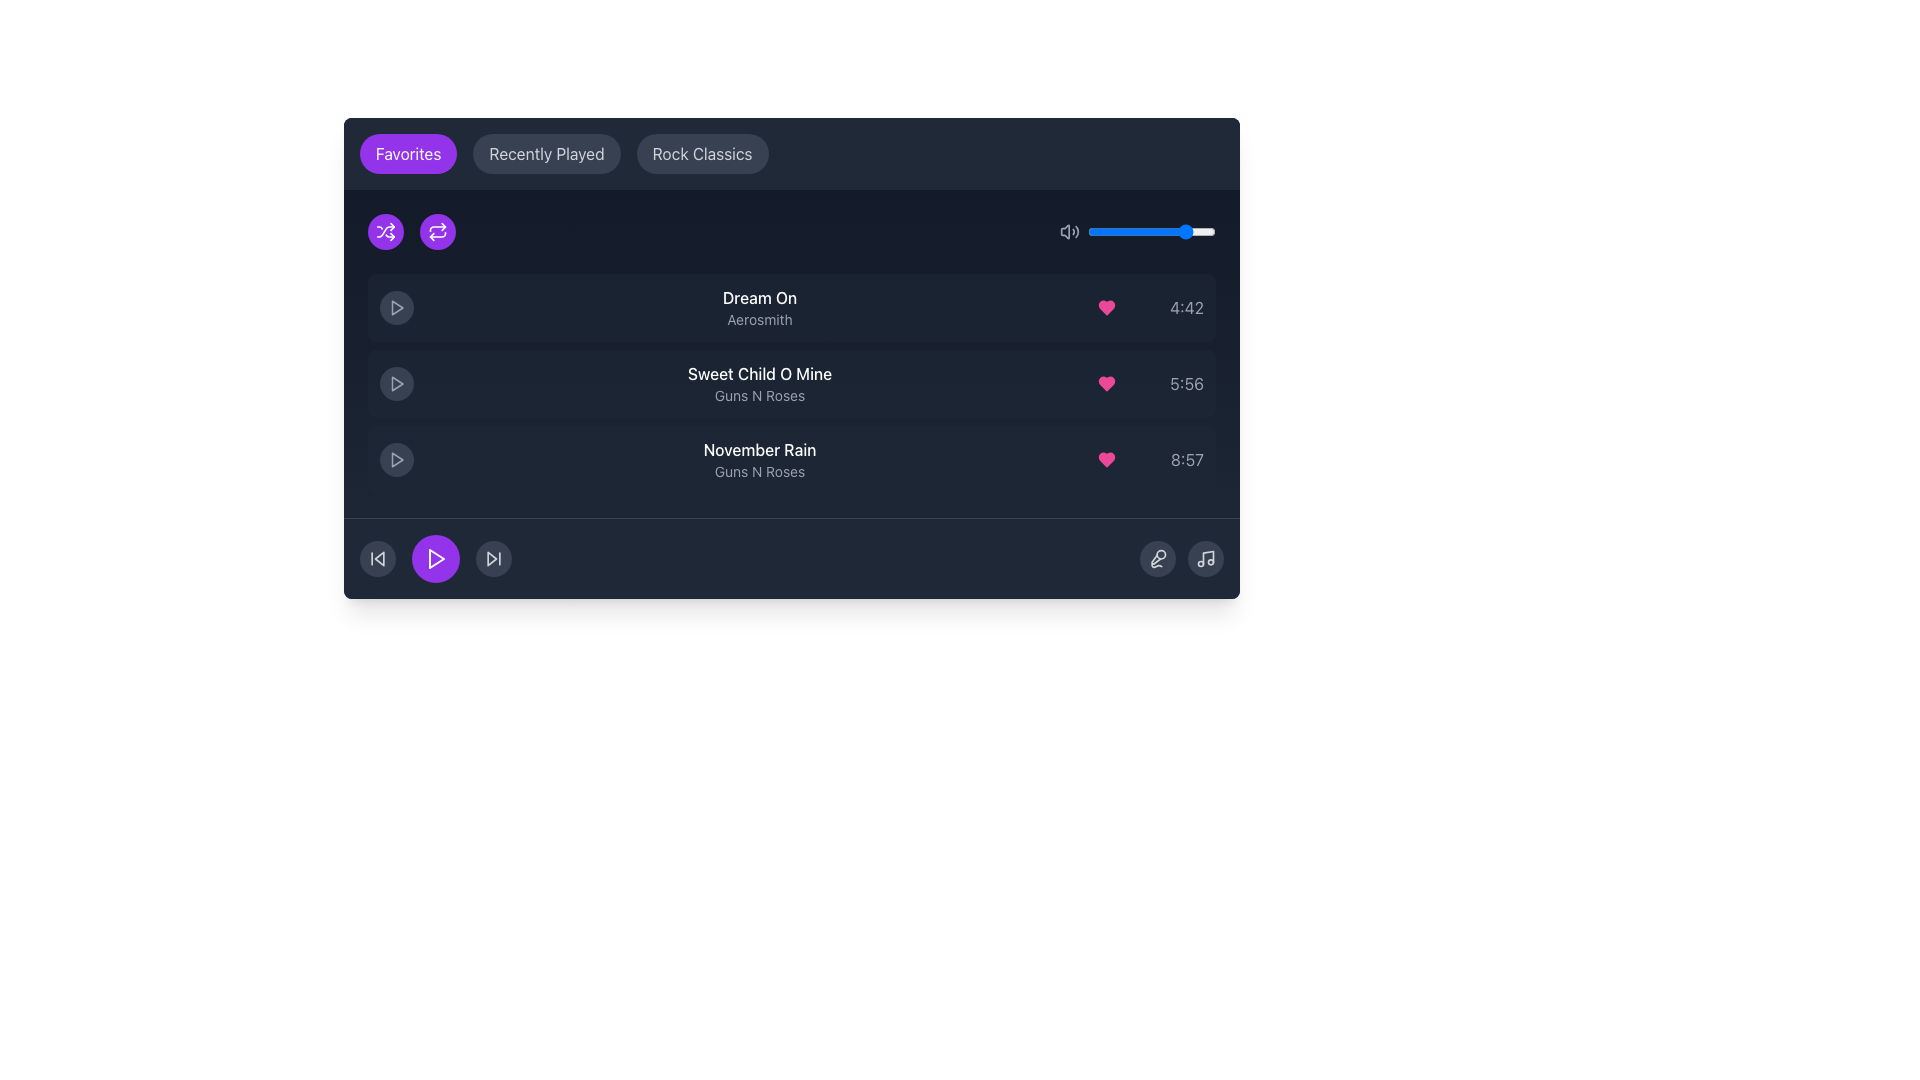 The width and height of the screenshot is (1920, 1080). Describe the element at coordinates (758, 471) in the screenshot. I see `the text label 'Guns N Roses' styled in gray, located below the 'November Rain' title in the third list item` at that location.